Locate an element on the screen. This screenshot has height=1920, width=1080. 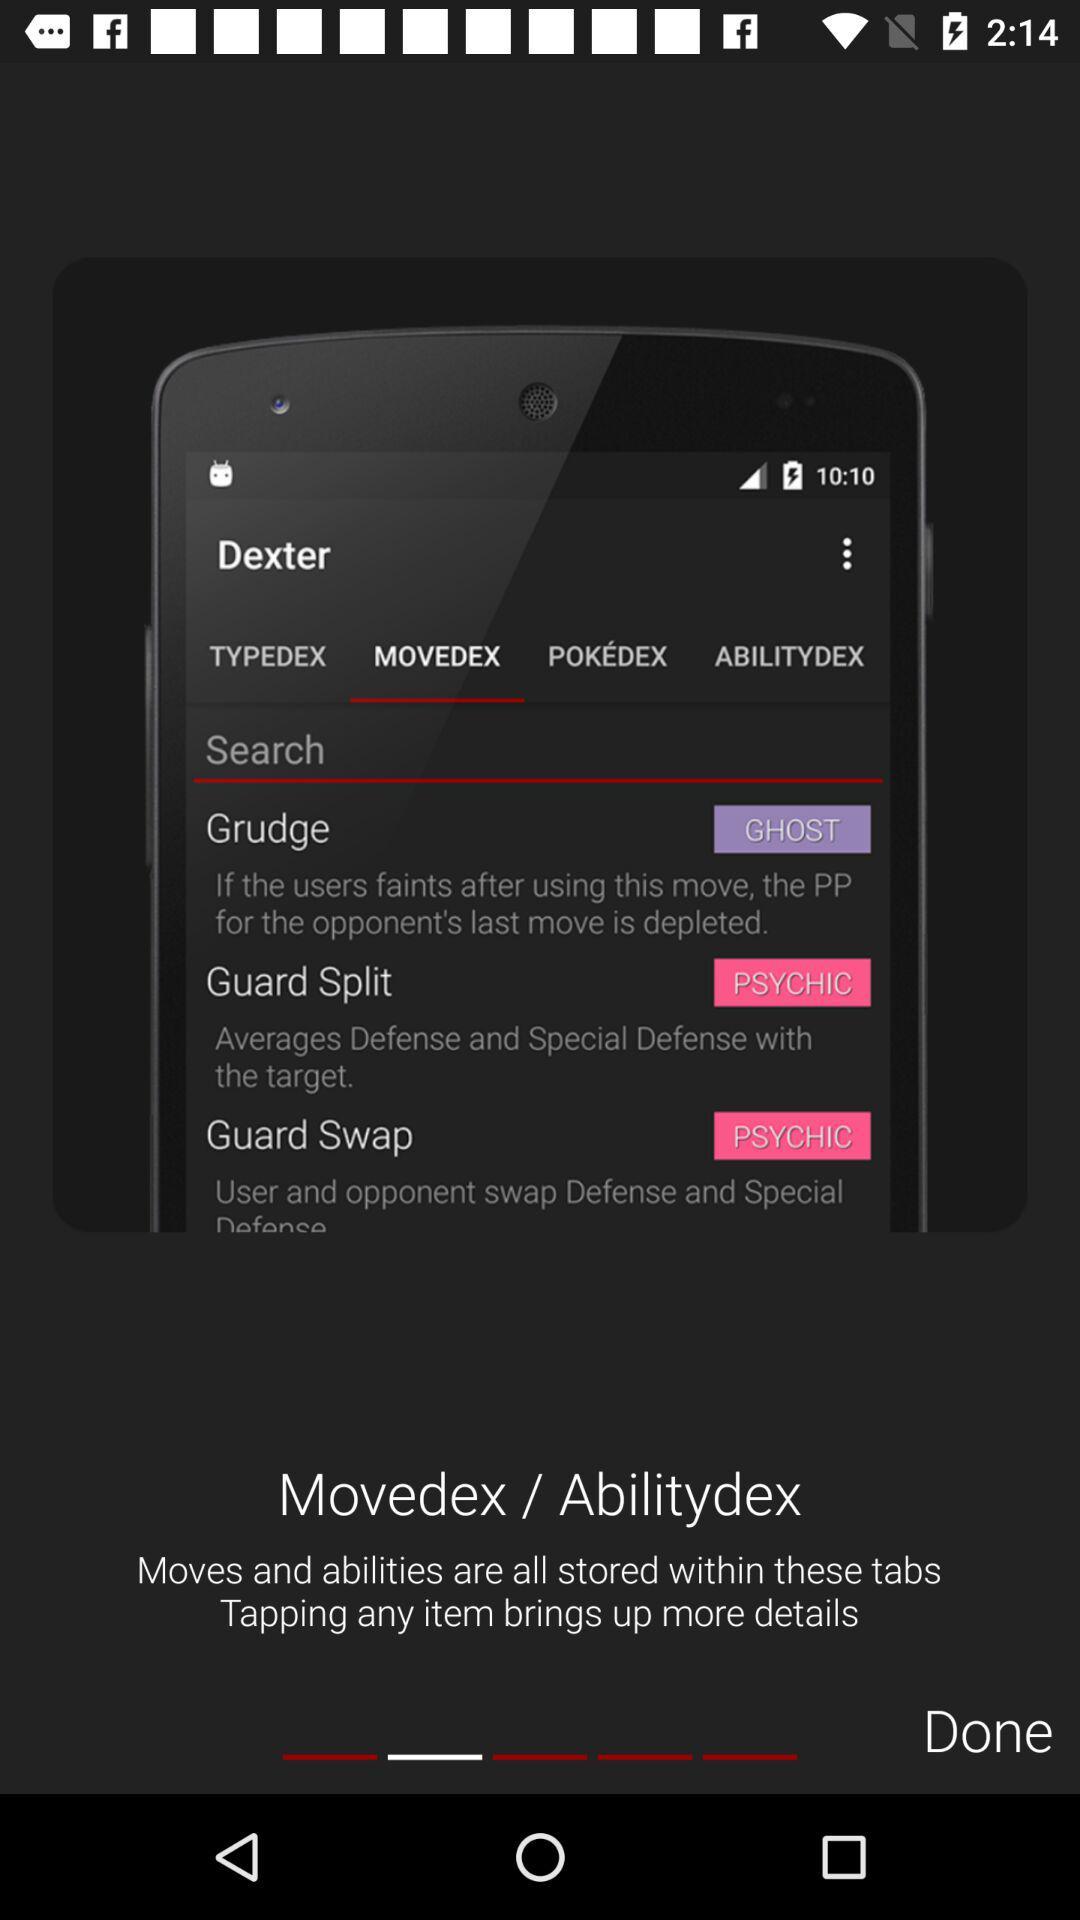
the item below moves and abilities is located at coordinates (434, 1756).